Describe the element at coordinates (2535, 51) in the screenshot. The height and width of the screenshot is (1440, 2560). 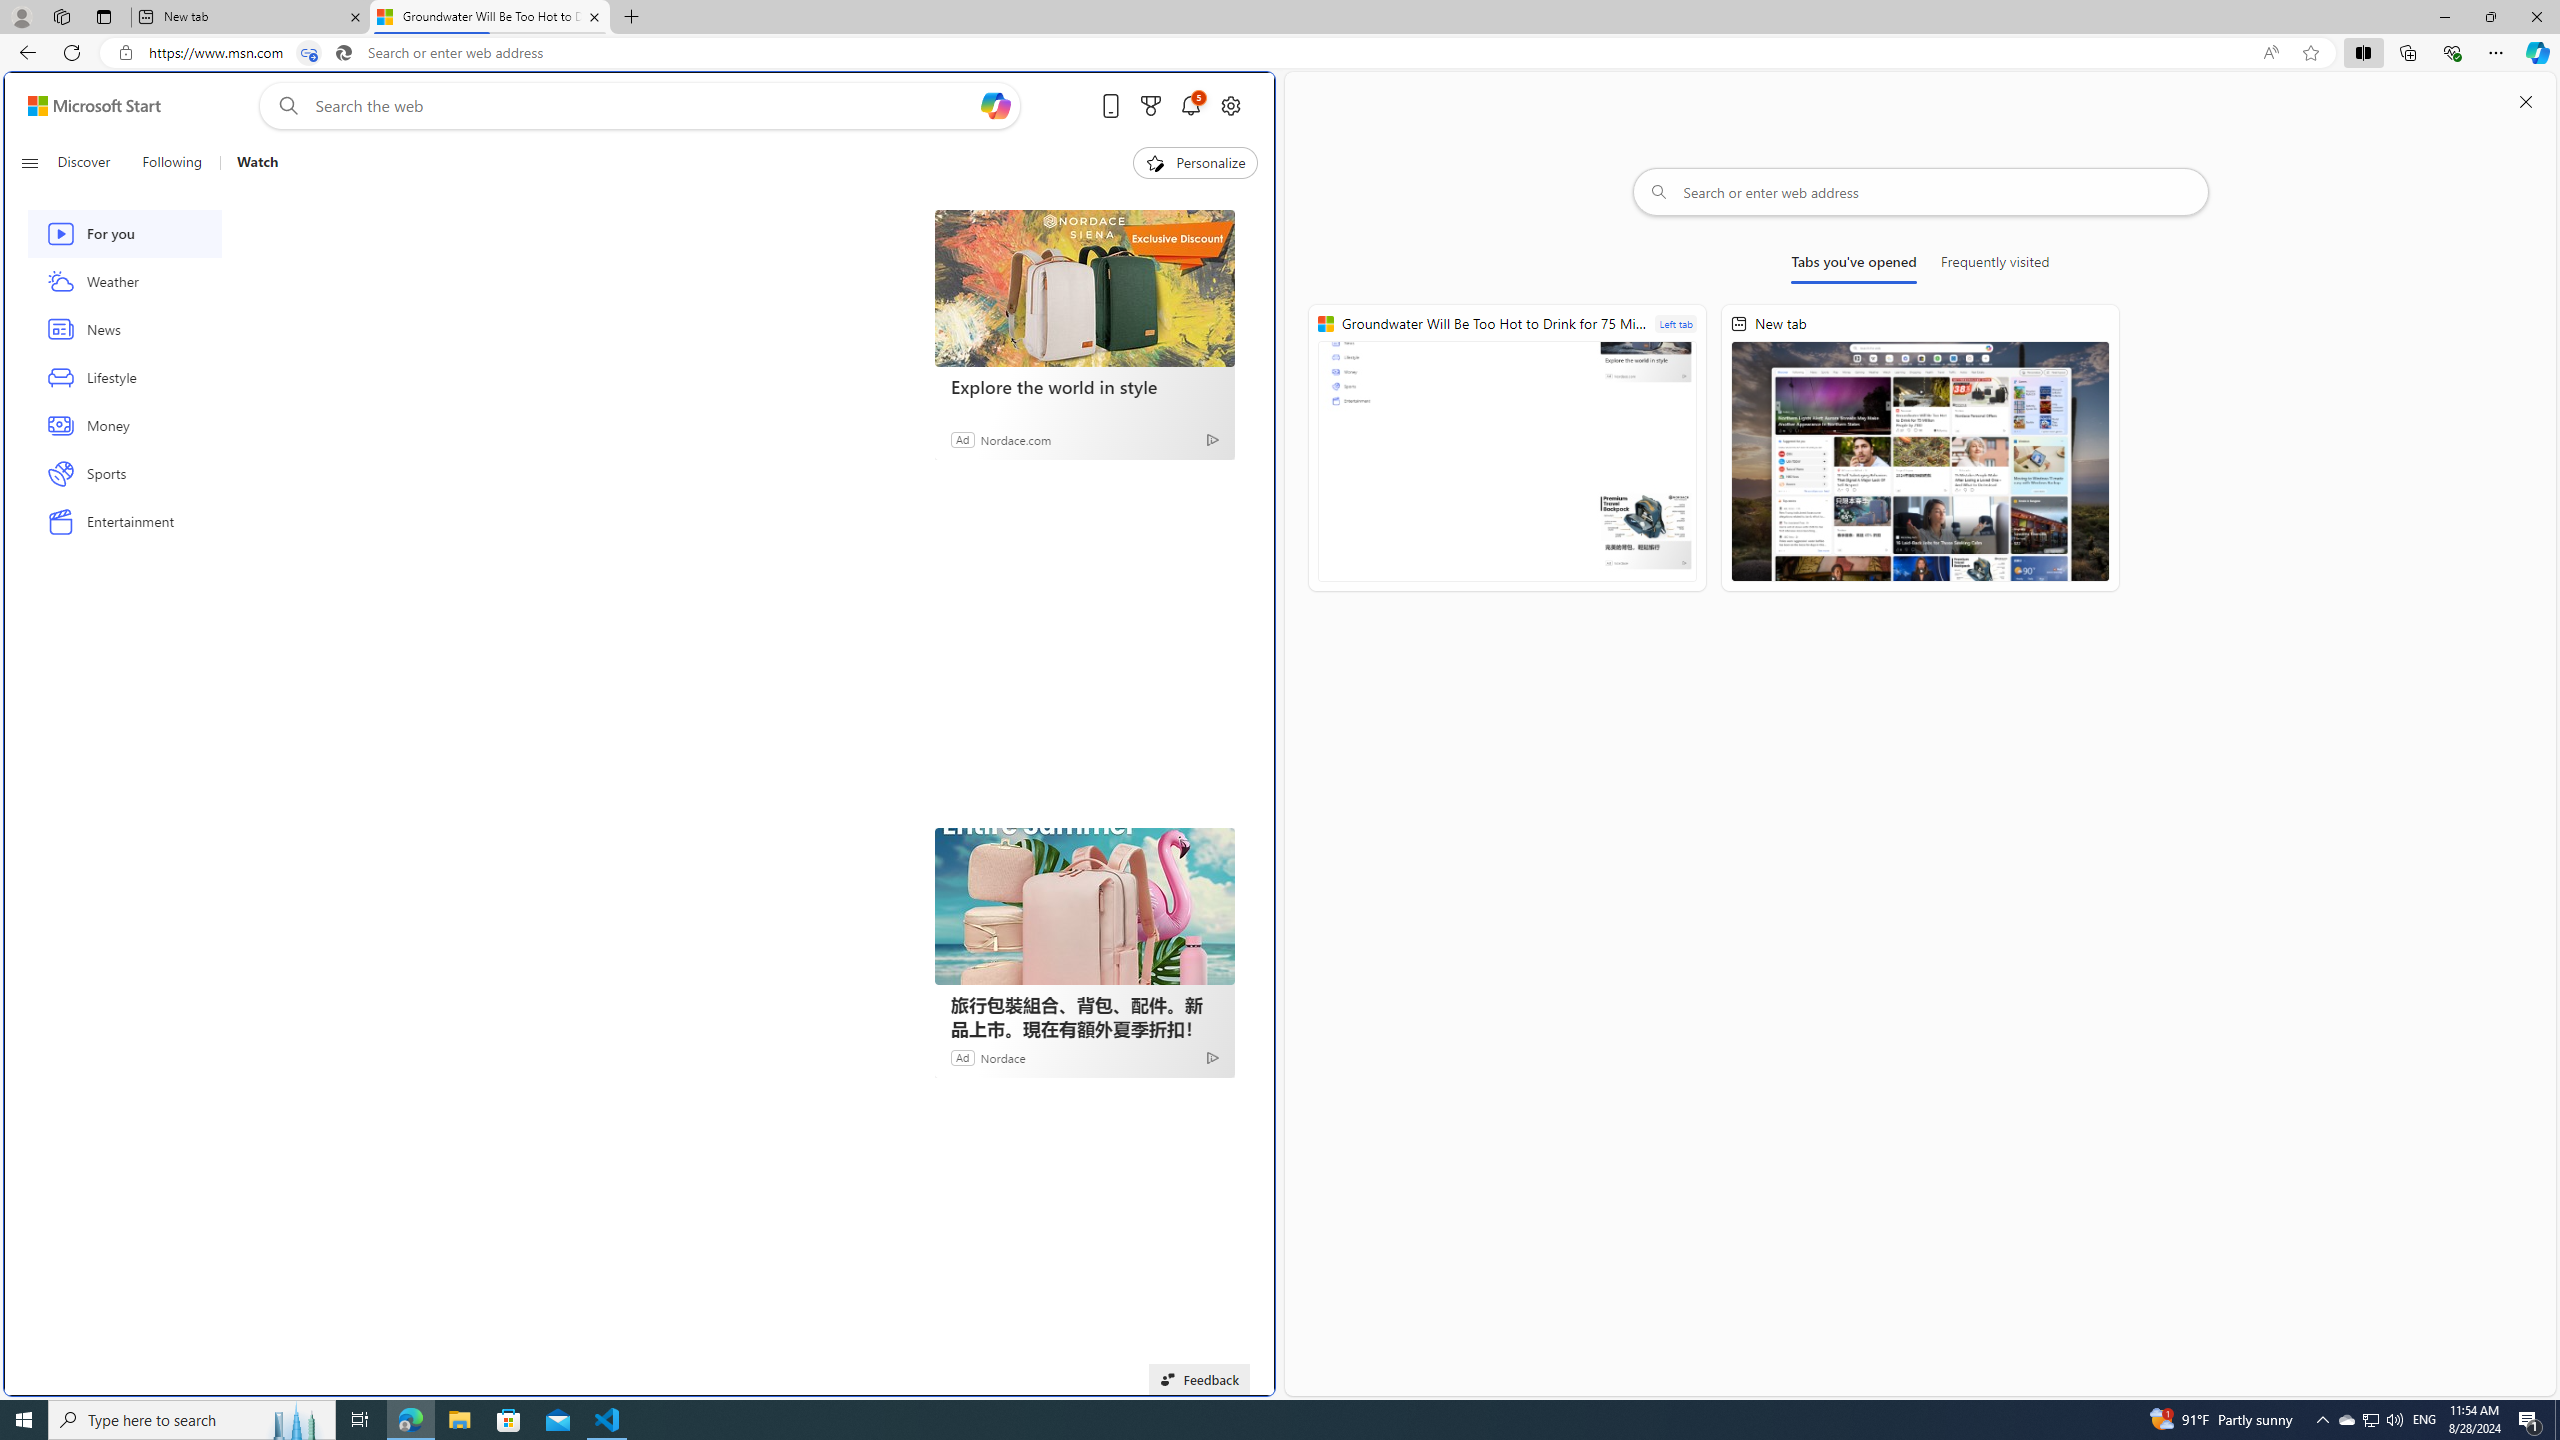
I see `'Copilot (Ctrl+Shift+.)'` at that location.